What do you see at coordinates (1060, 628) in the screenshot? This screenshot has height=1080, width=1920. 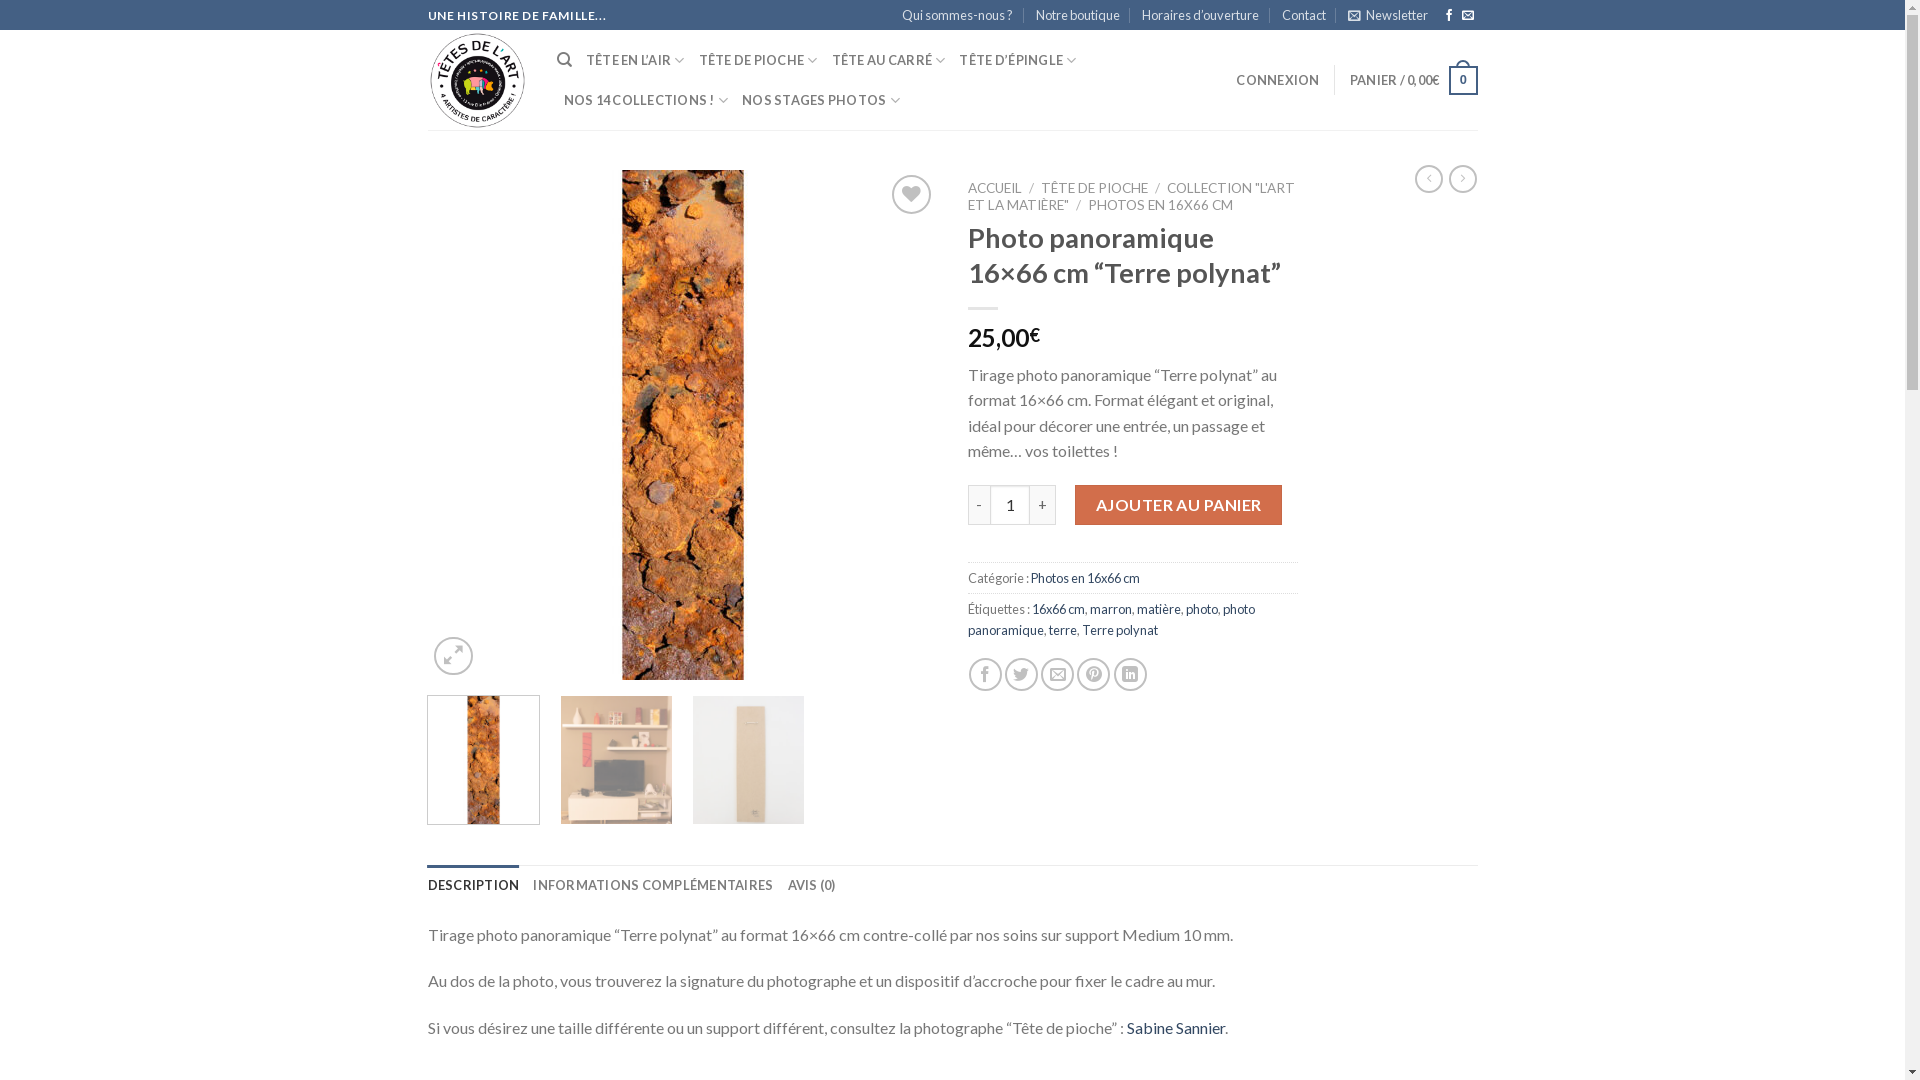 I see `'terre'` at bounding box center [1060, 628].